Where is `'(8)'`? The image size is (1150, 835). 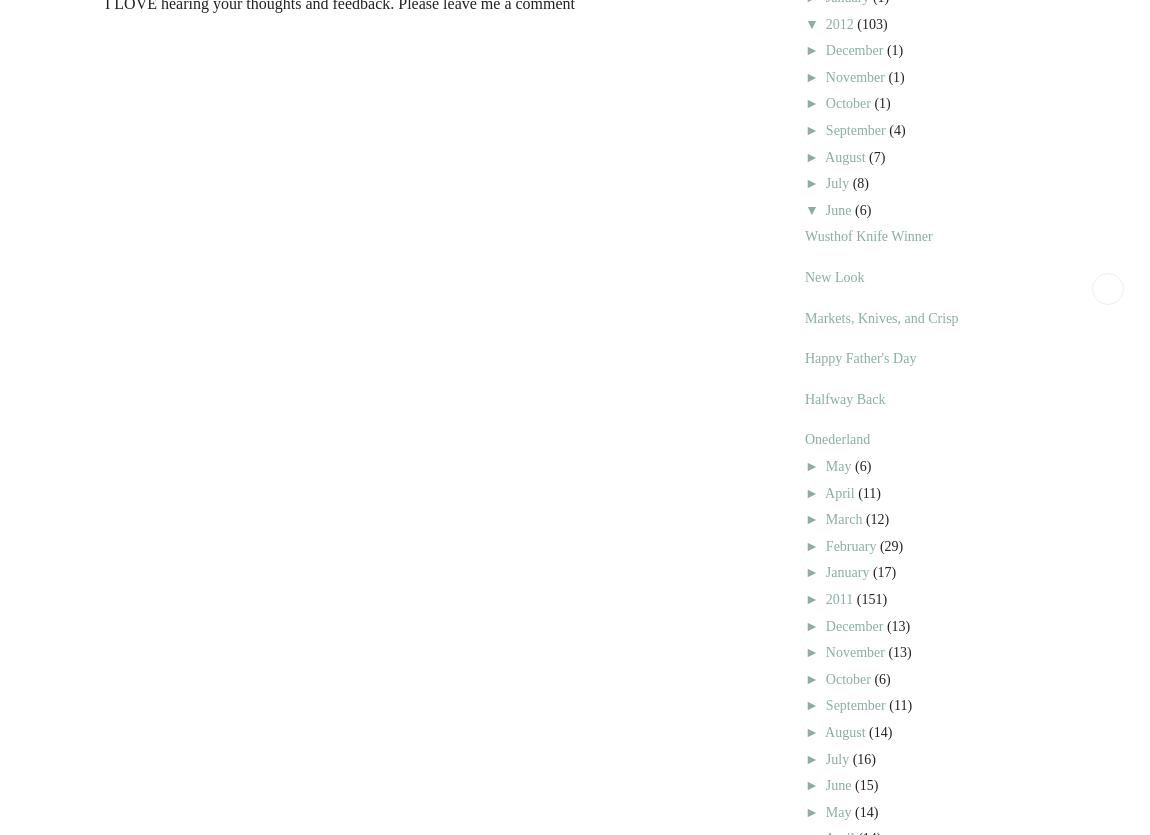
'(8)' is located at coordinates (851, 183).